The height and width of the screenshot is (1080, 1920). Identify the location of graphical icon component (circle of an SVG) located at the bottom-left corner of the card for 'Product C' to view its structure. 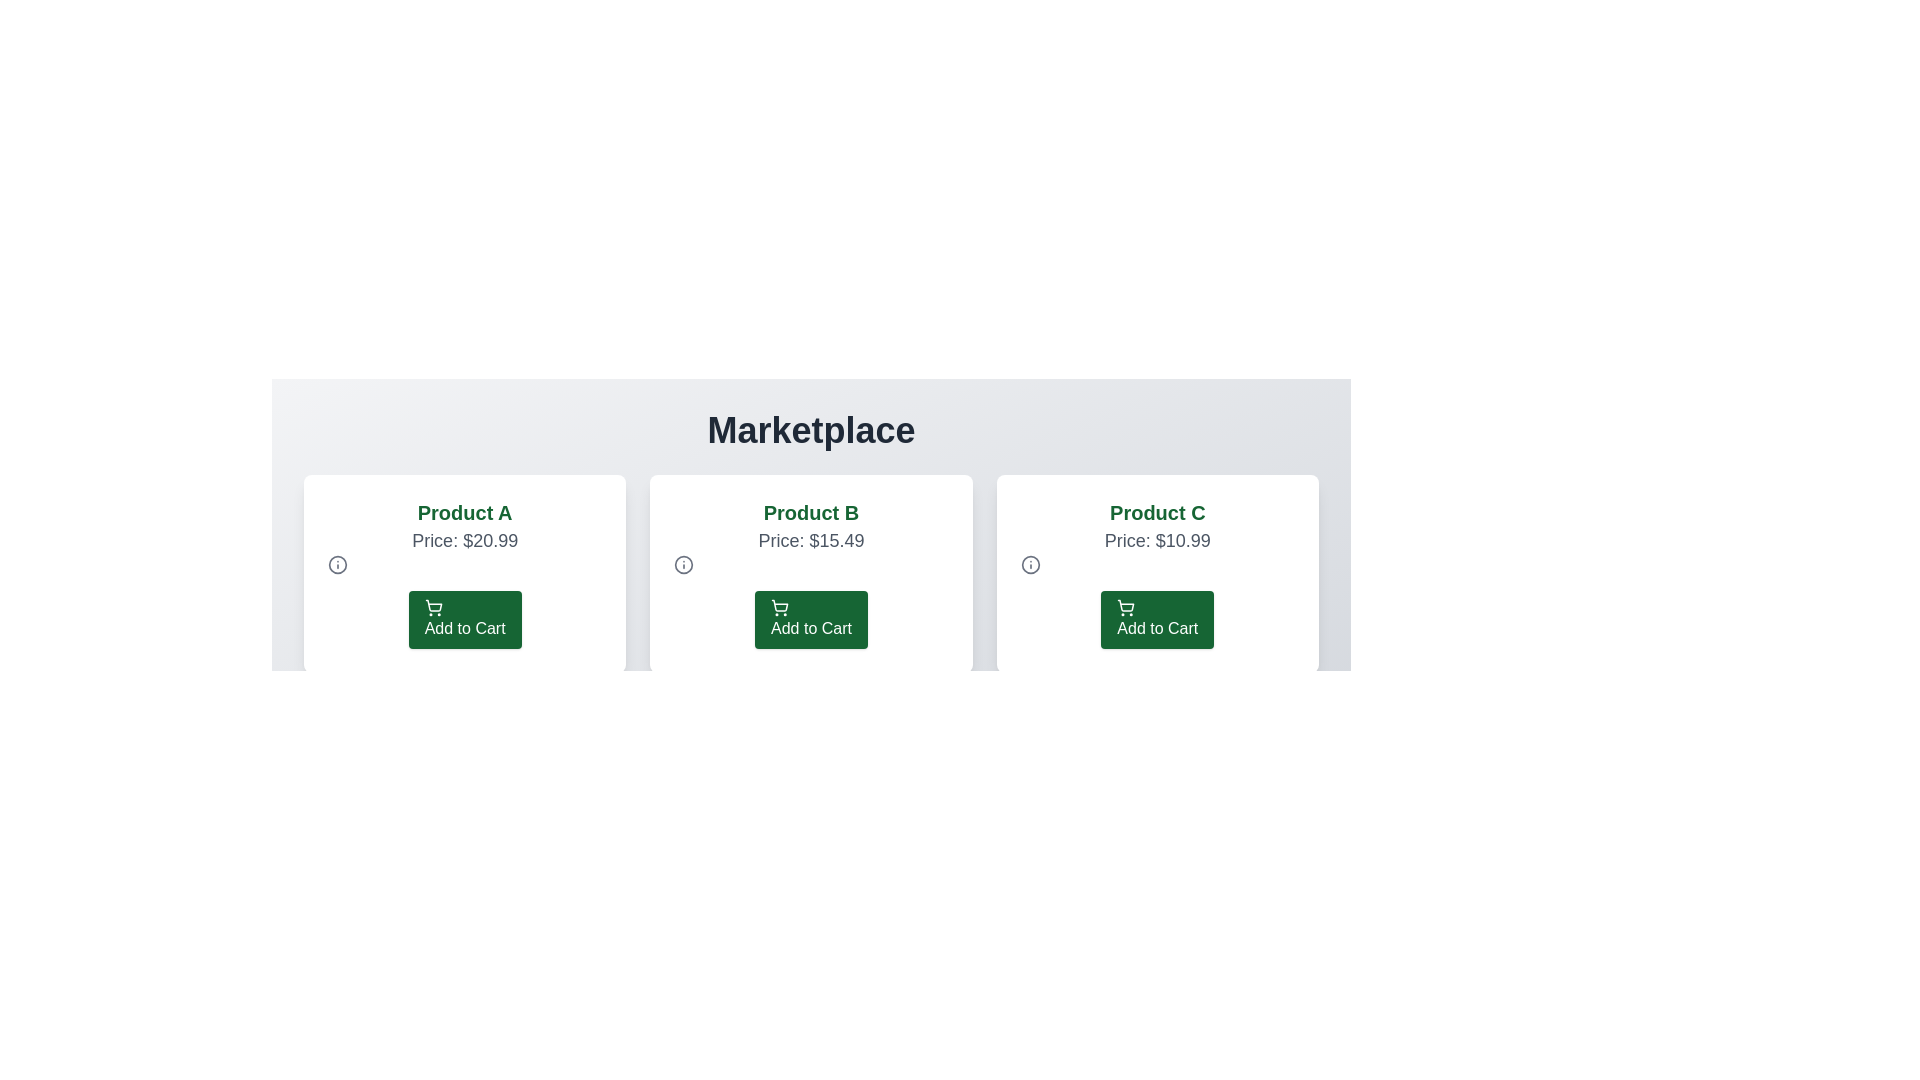
(1030, 564).